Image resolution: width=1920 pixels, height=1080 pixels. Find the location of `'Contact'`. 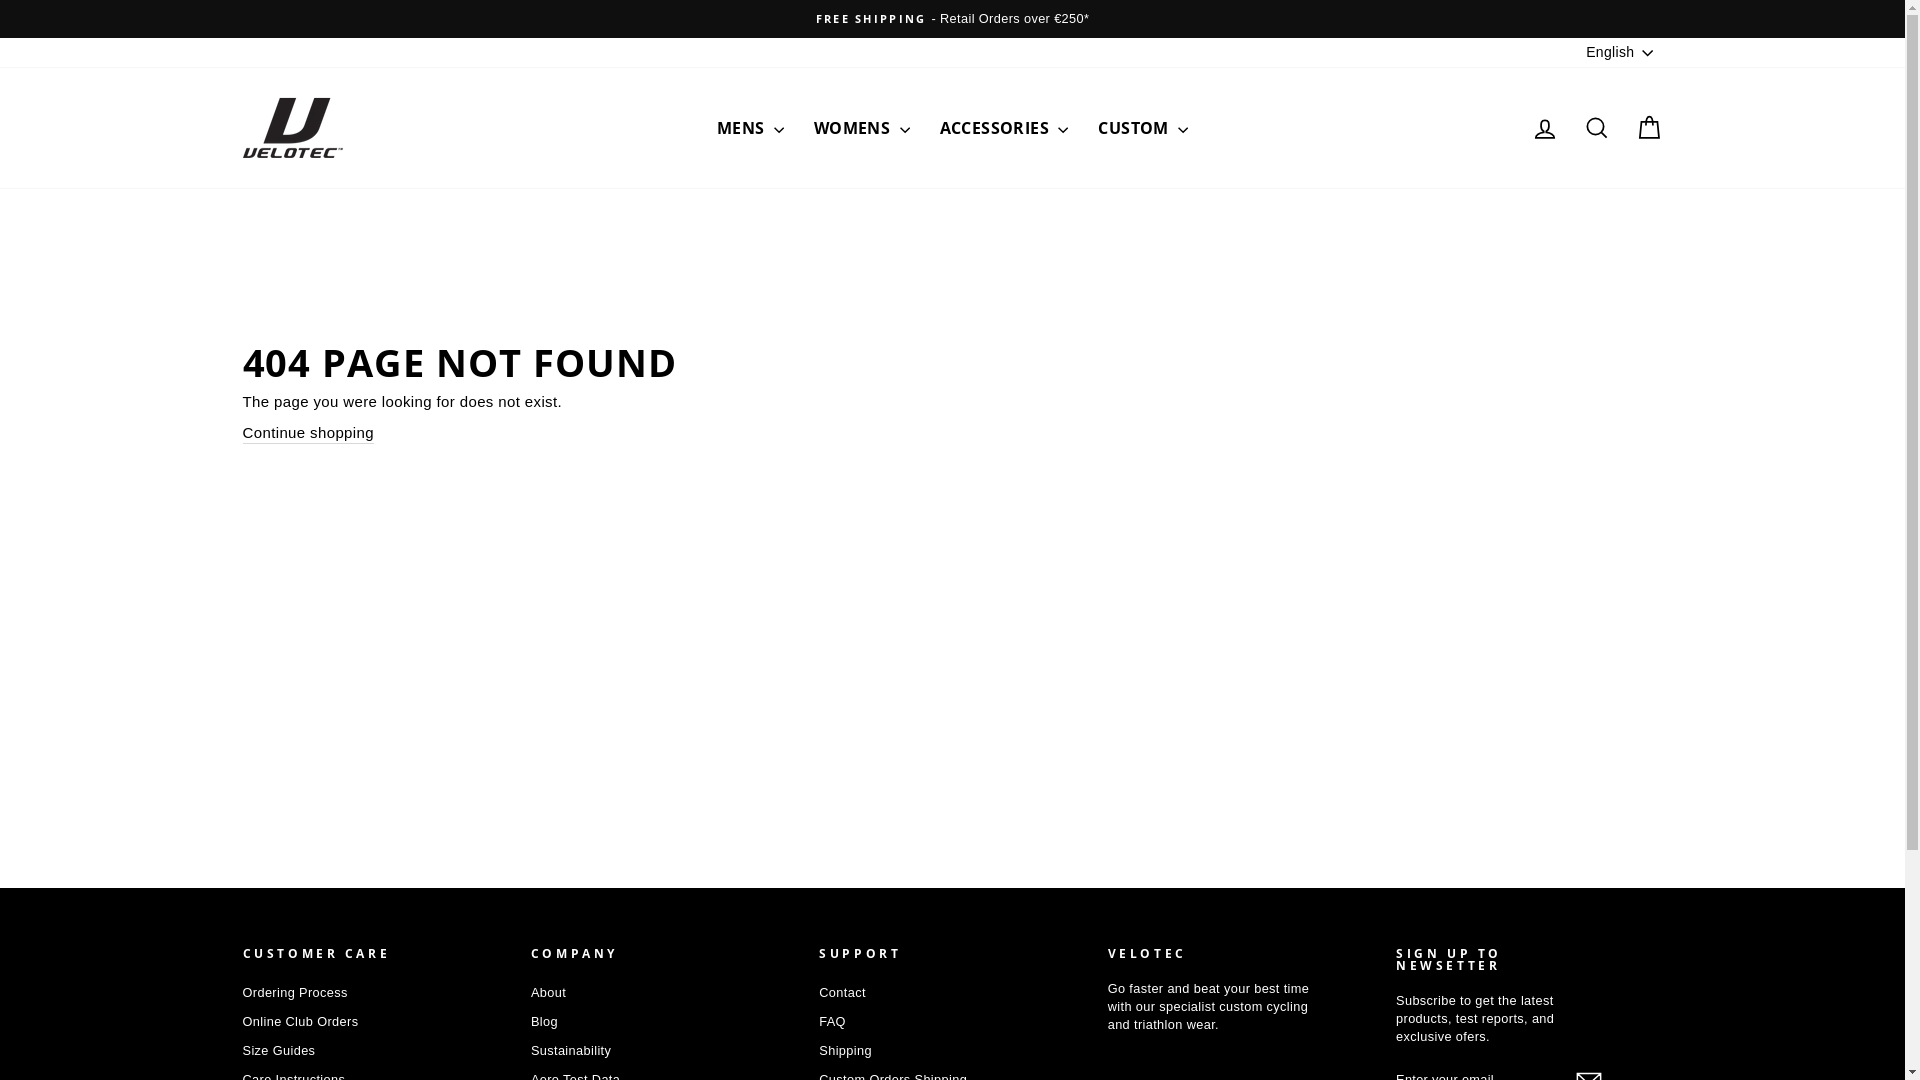

'Contact' is located at coordinates (842, 992).